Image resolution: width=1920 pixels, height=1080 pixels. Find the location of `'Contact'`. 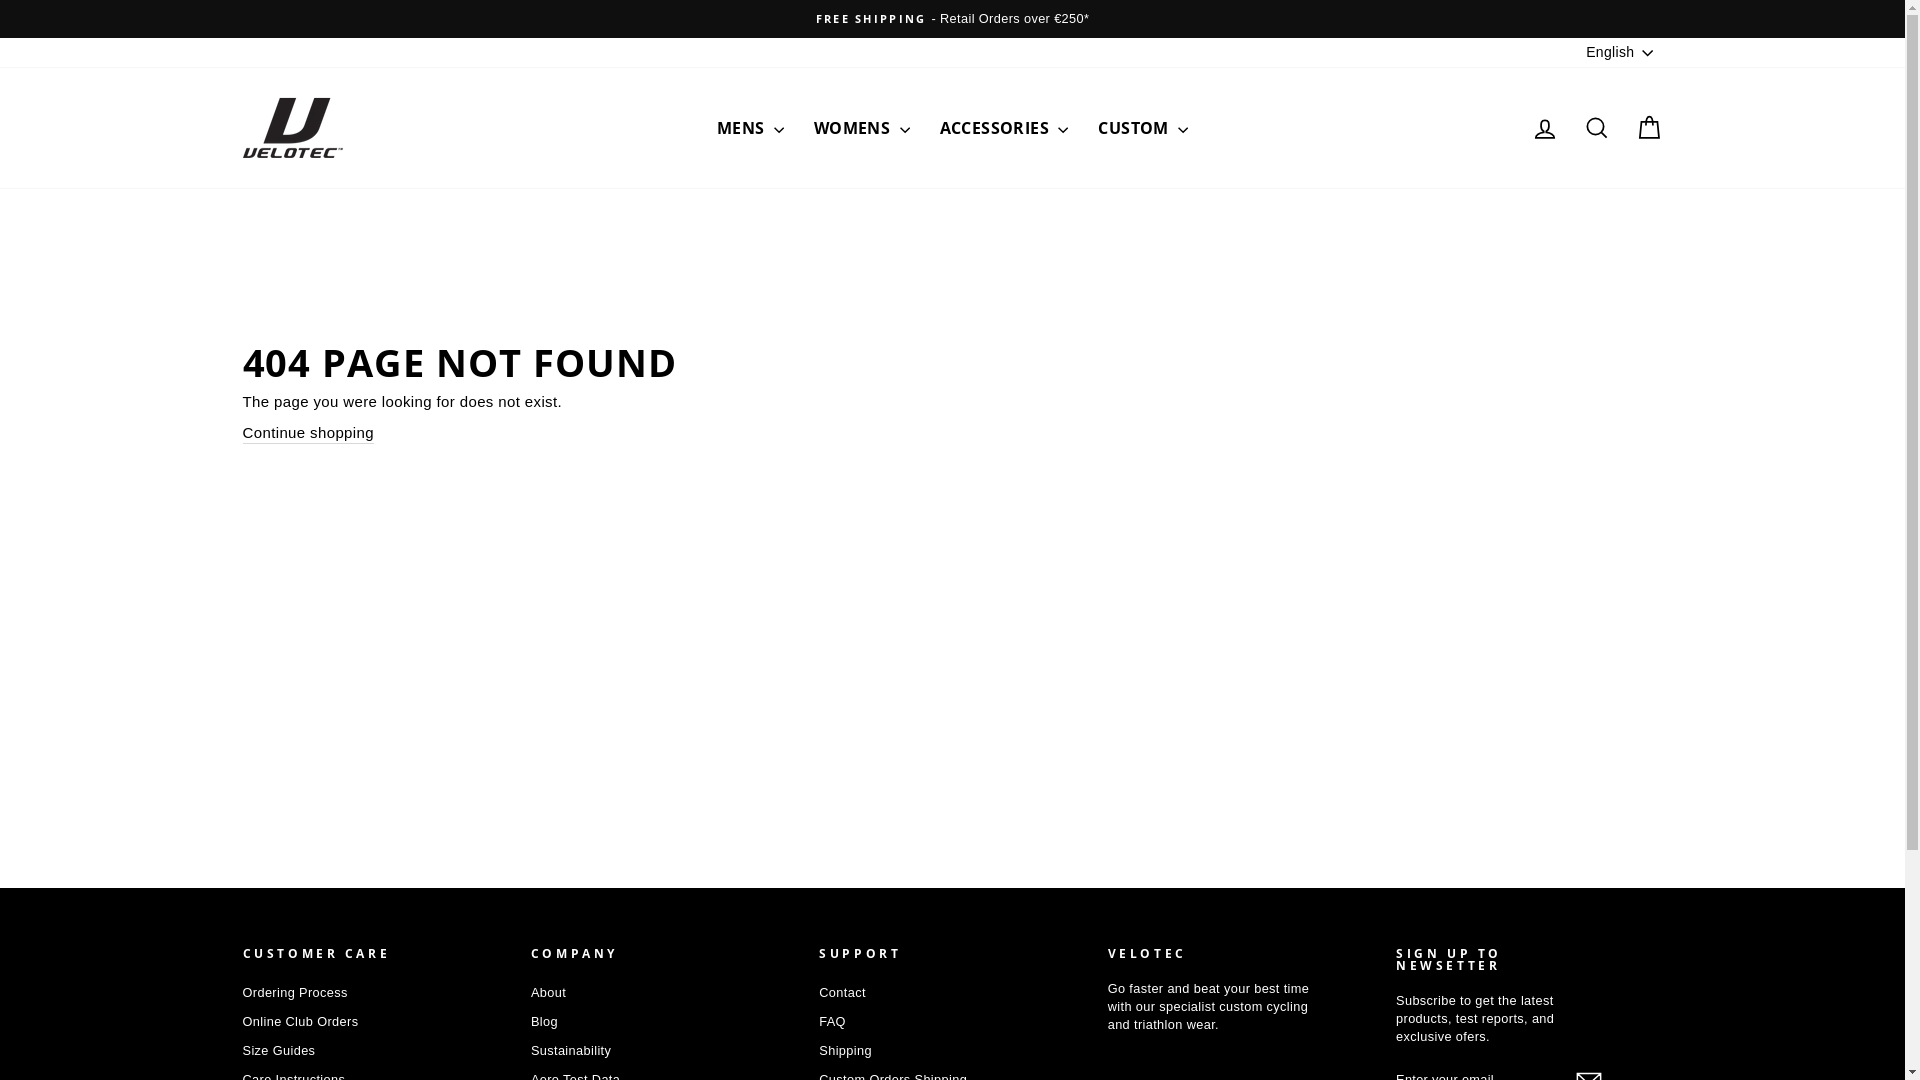

'Contact' is located at coordinates (842, 992).